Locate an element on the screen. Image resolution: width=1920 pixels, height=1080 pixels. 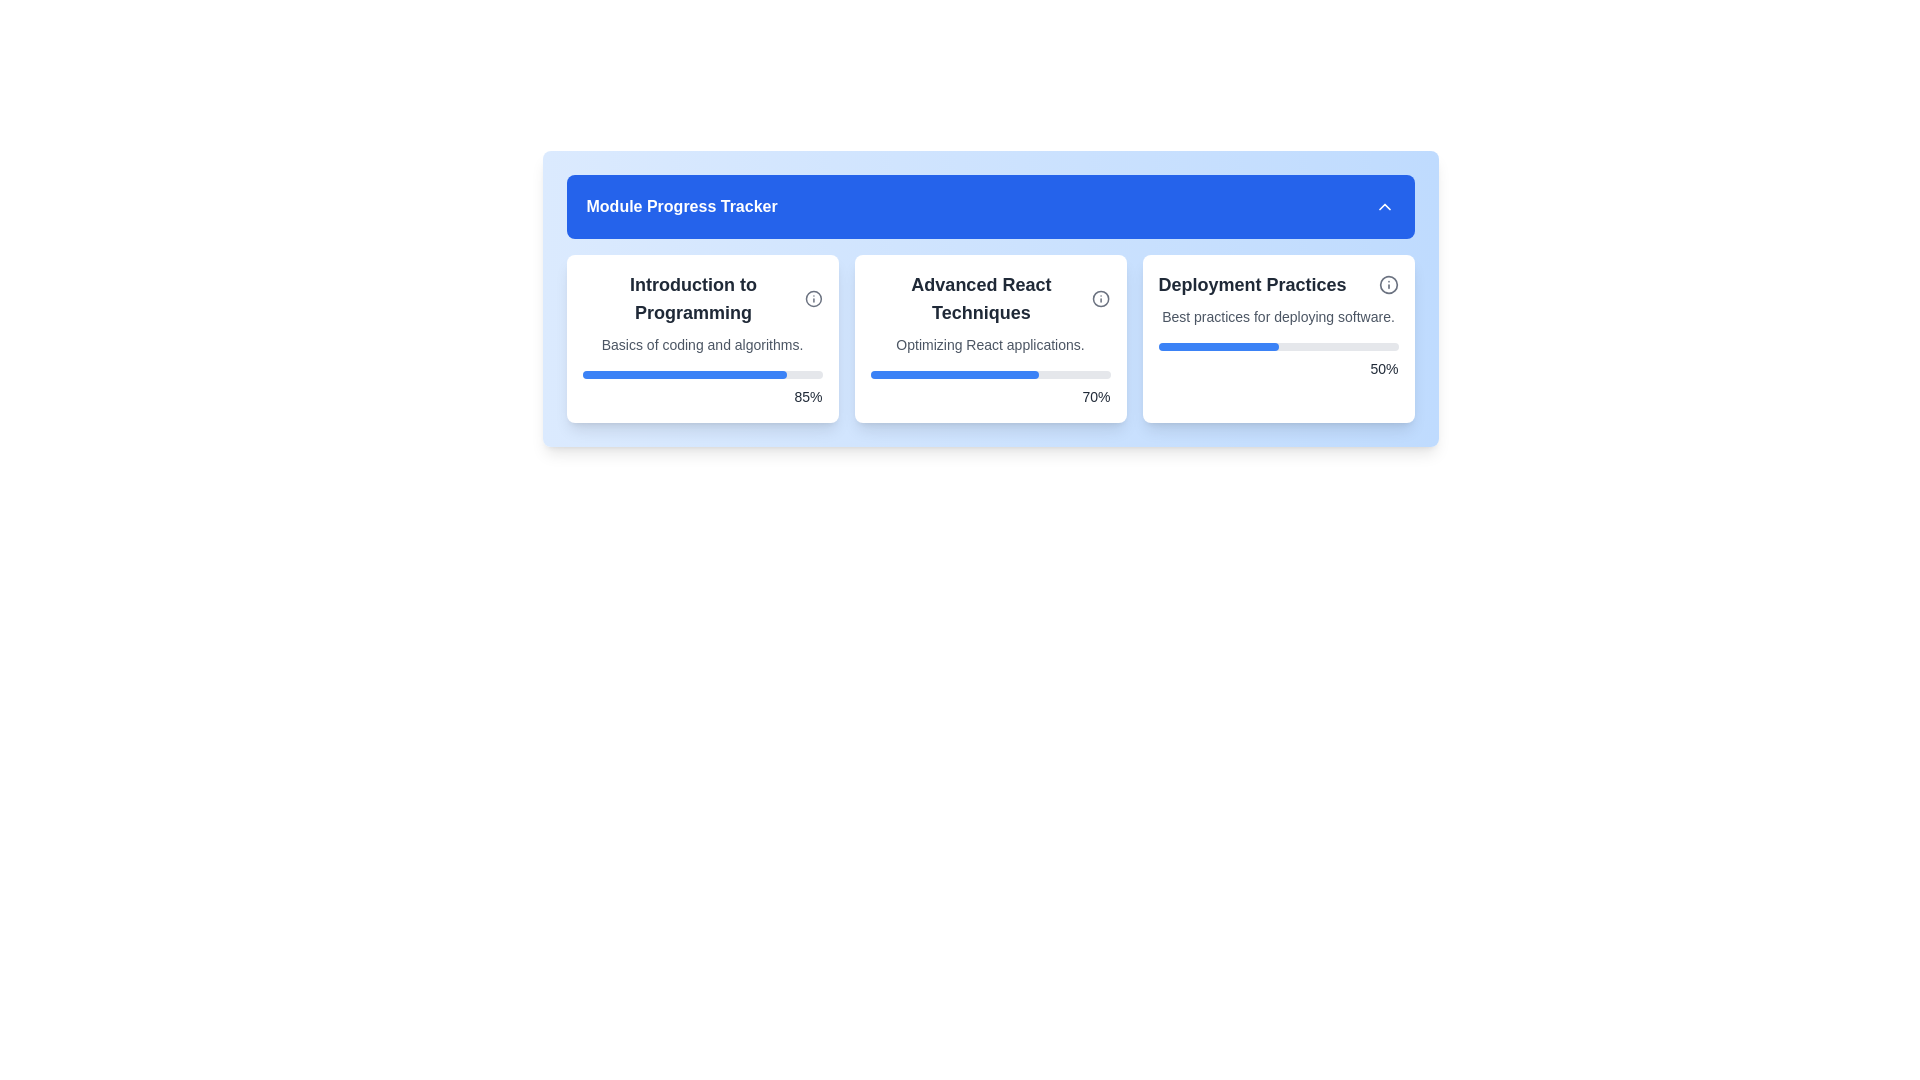
the title text label located at the top of the first module card in the 'Module Progress Tracker' section to focus on it is located at coordinates (702, 299).